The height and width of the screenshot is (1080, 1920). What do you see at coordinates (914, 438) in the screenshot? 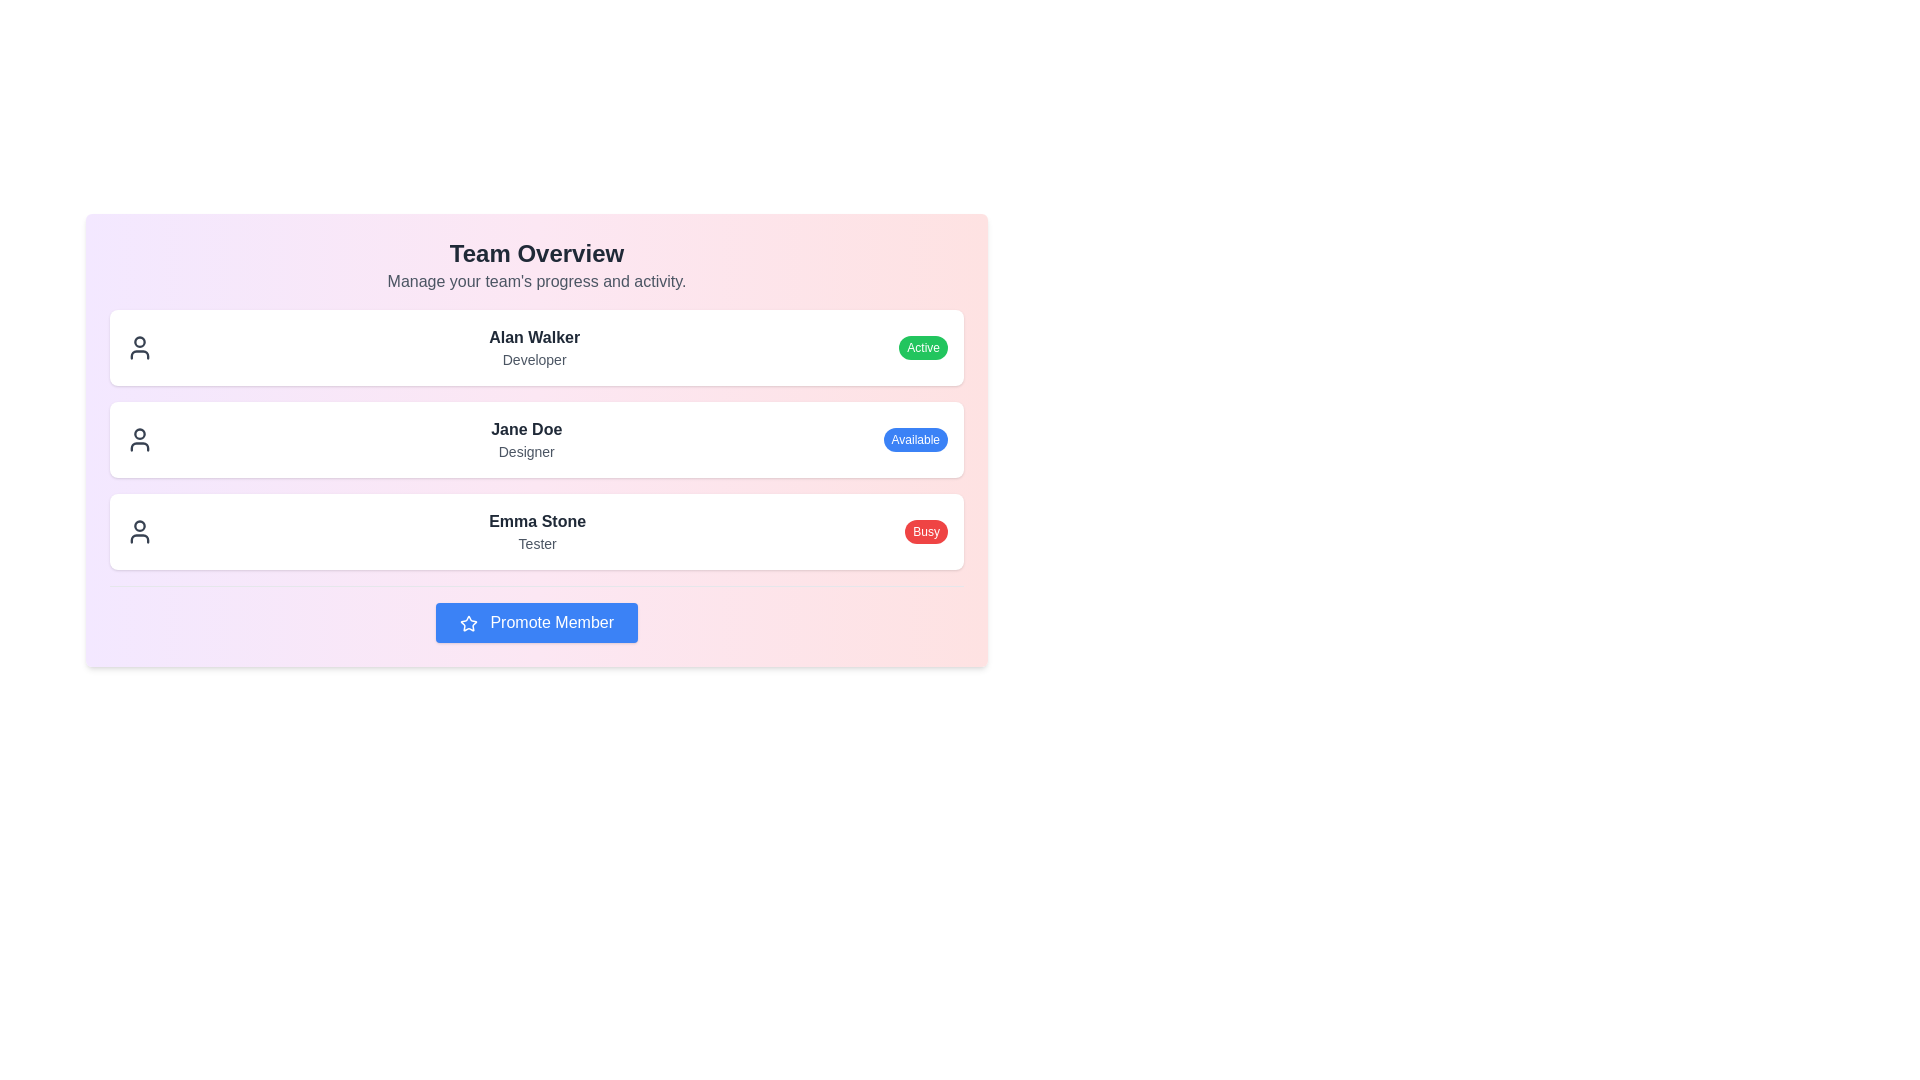
I see `text of the status badge indicating the availability of the user 'Jane Doe', located to the right of the text 'Designer' in the second entry of the list` at bounding box center [914, 438].